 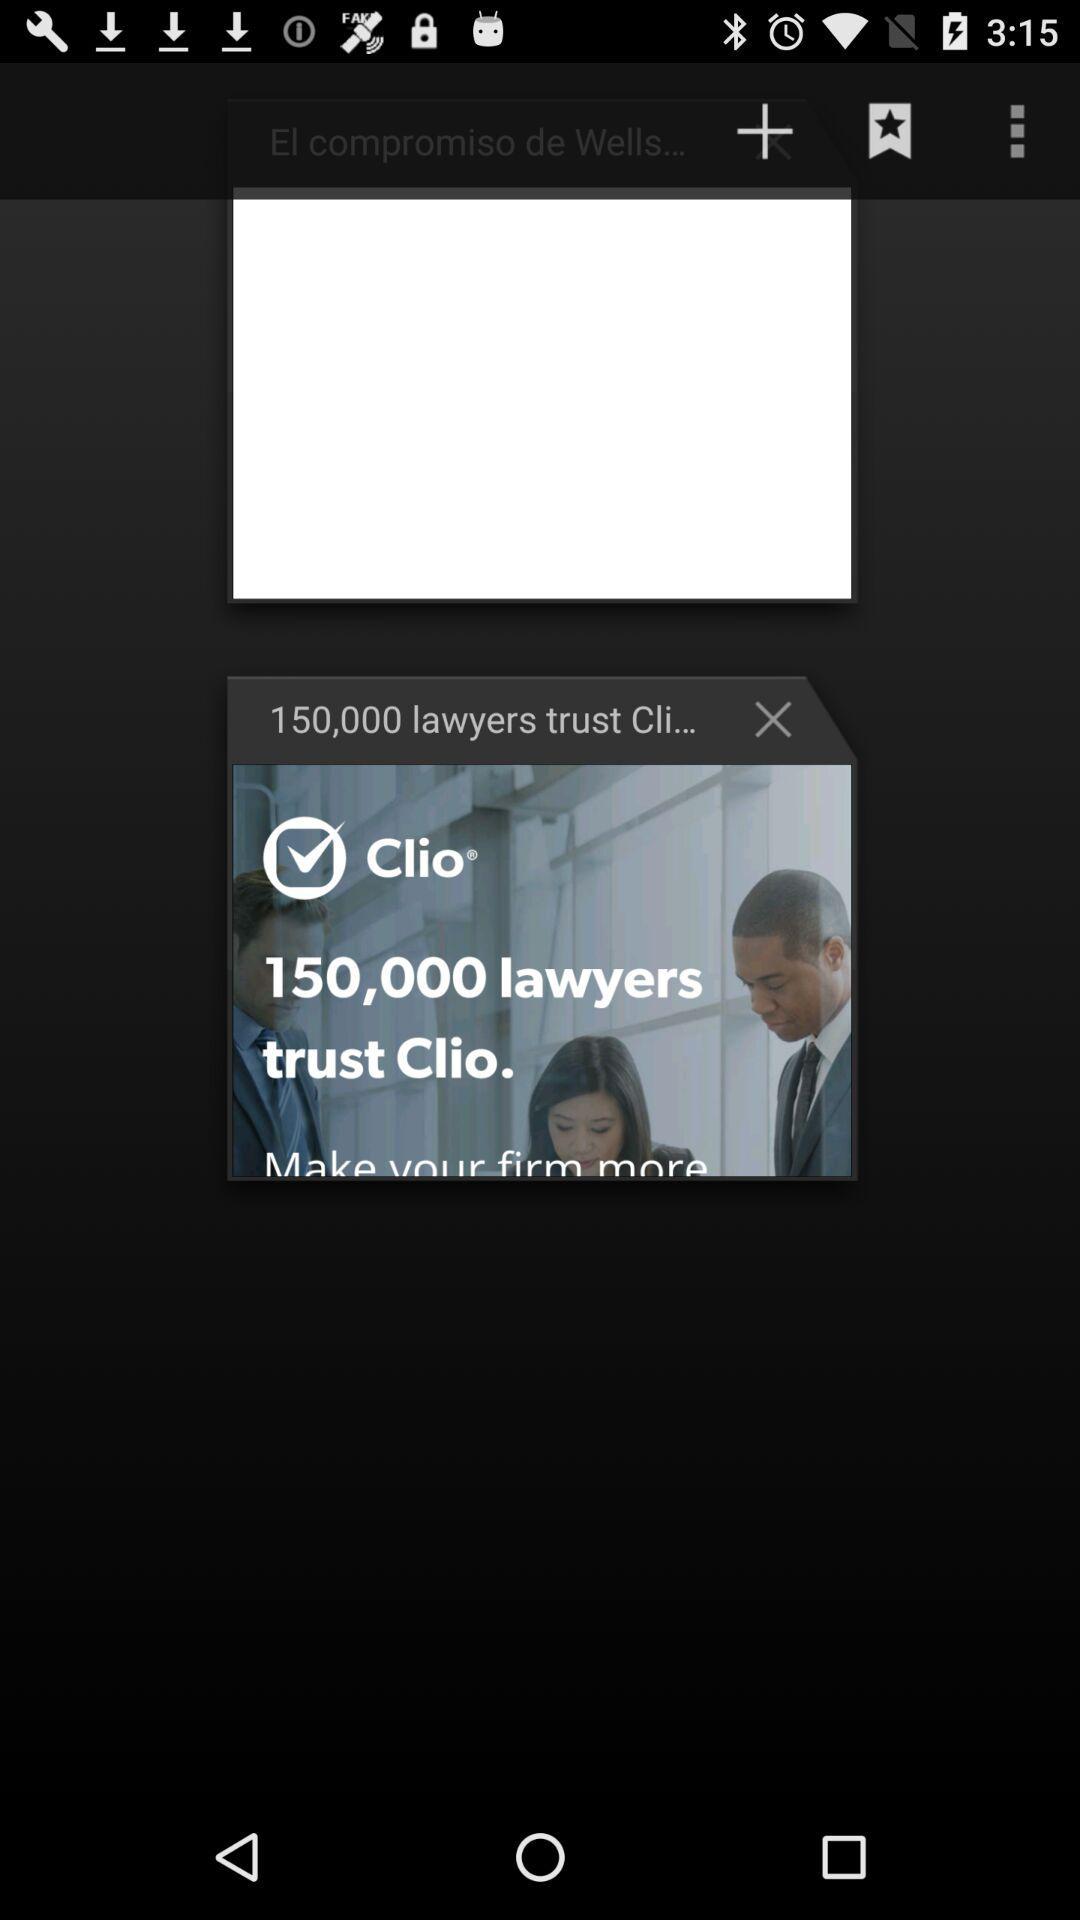 I want to click on the bookmark icon, so click(x=890, y=139).